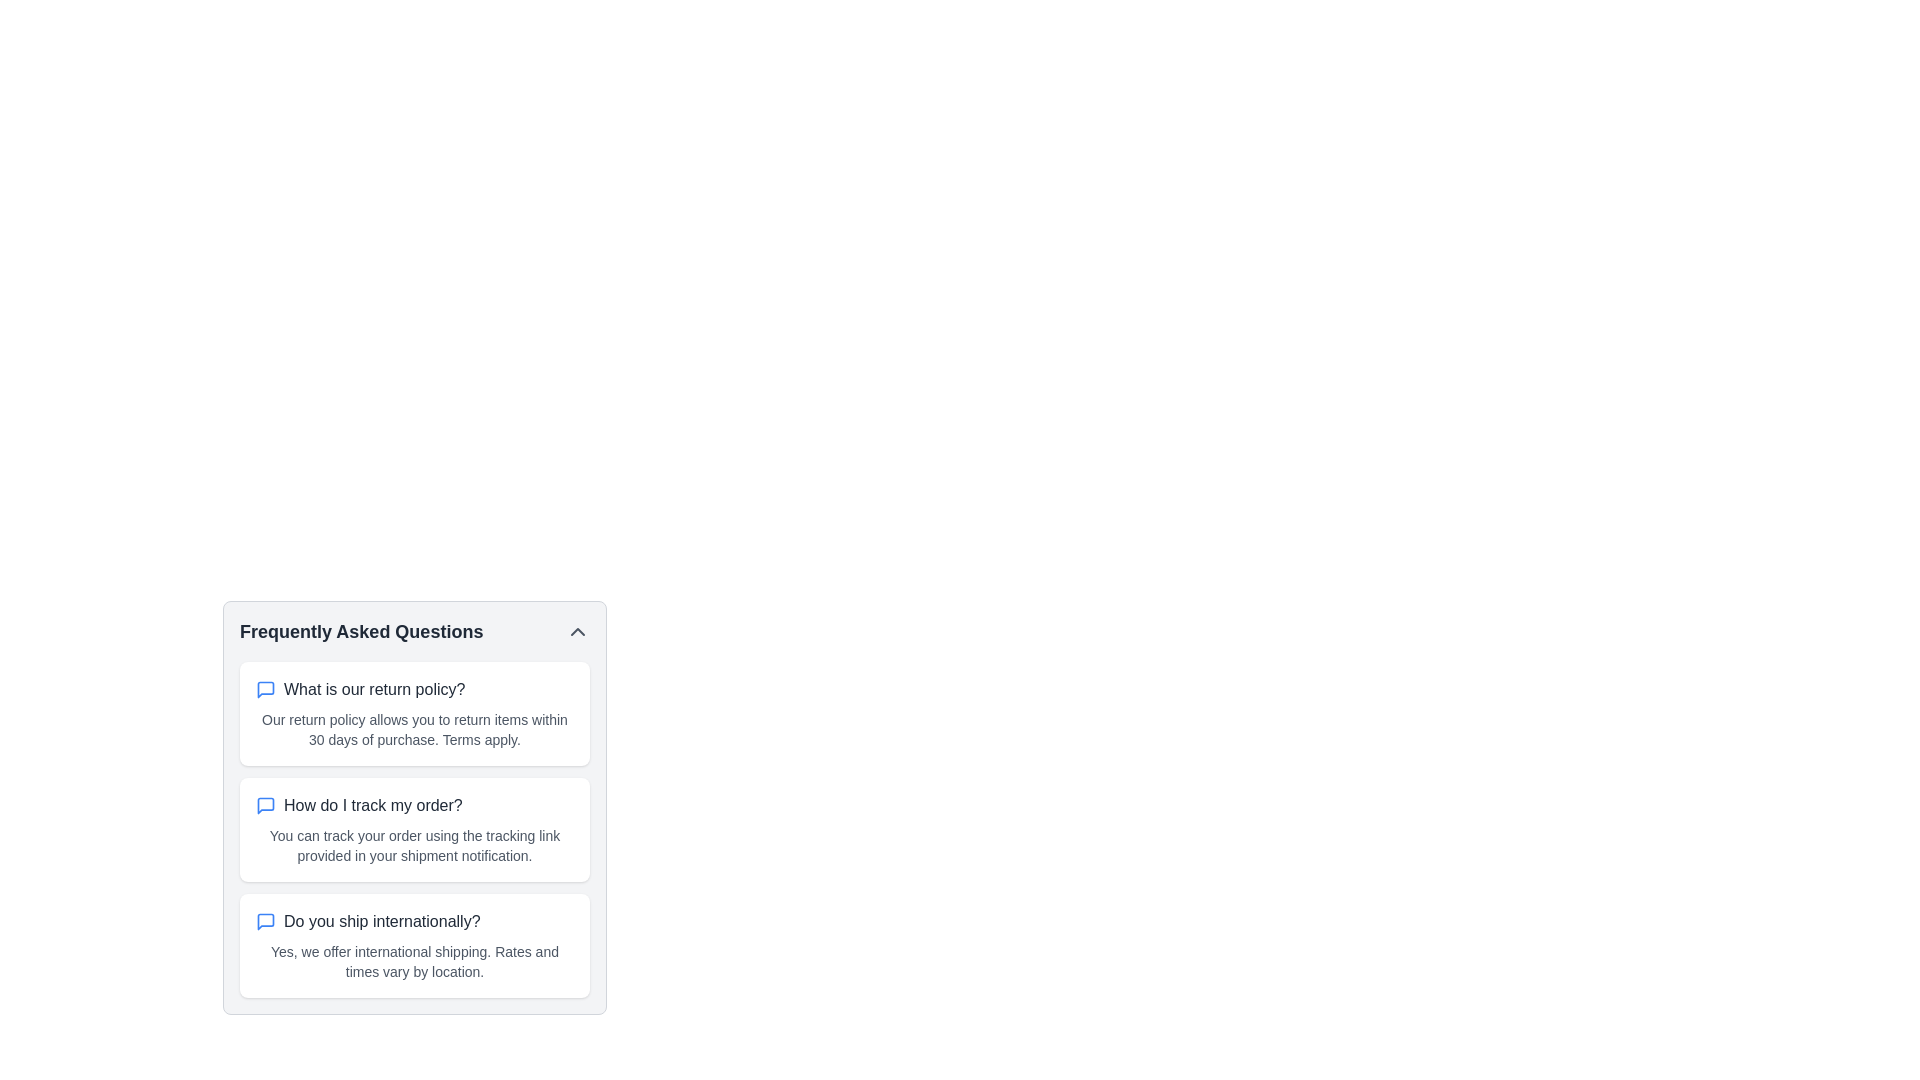  I want to click on the Text label at the top of the FAQ section, so click(413, 632).